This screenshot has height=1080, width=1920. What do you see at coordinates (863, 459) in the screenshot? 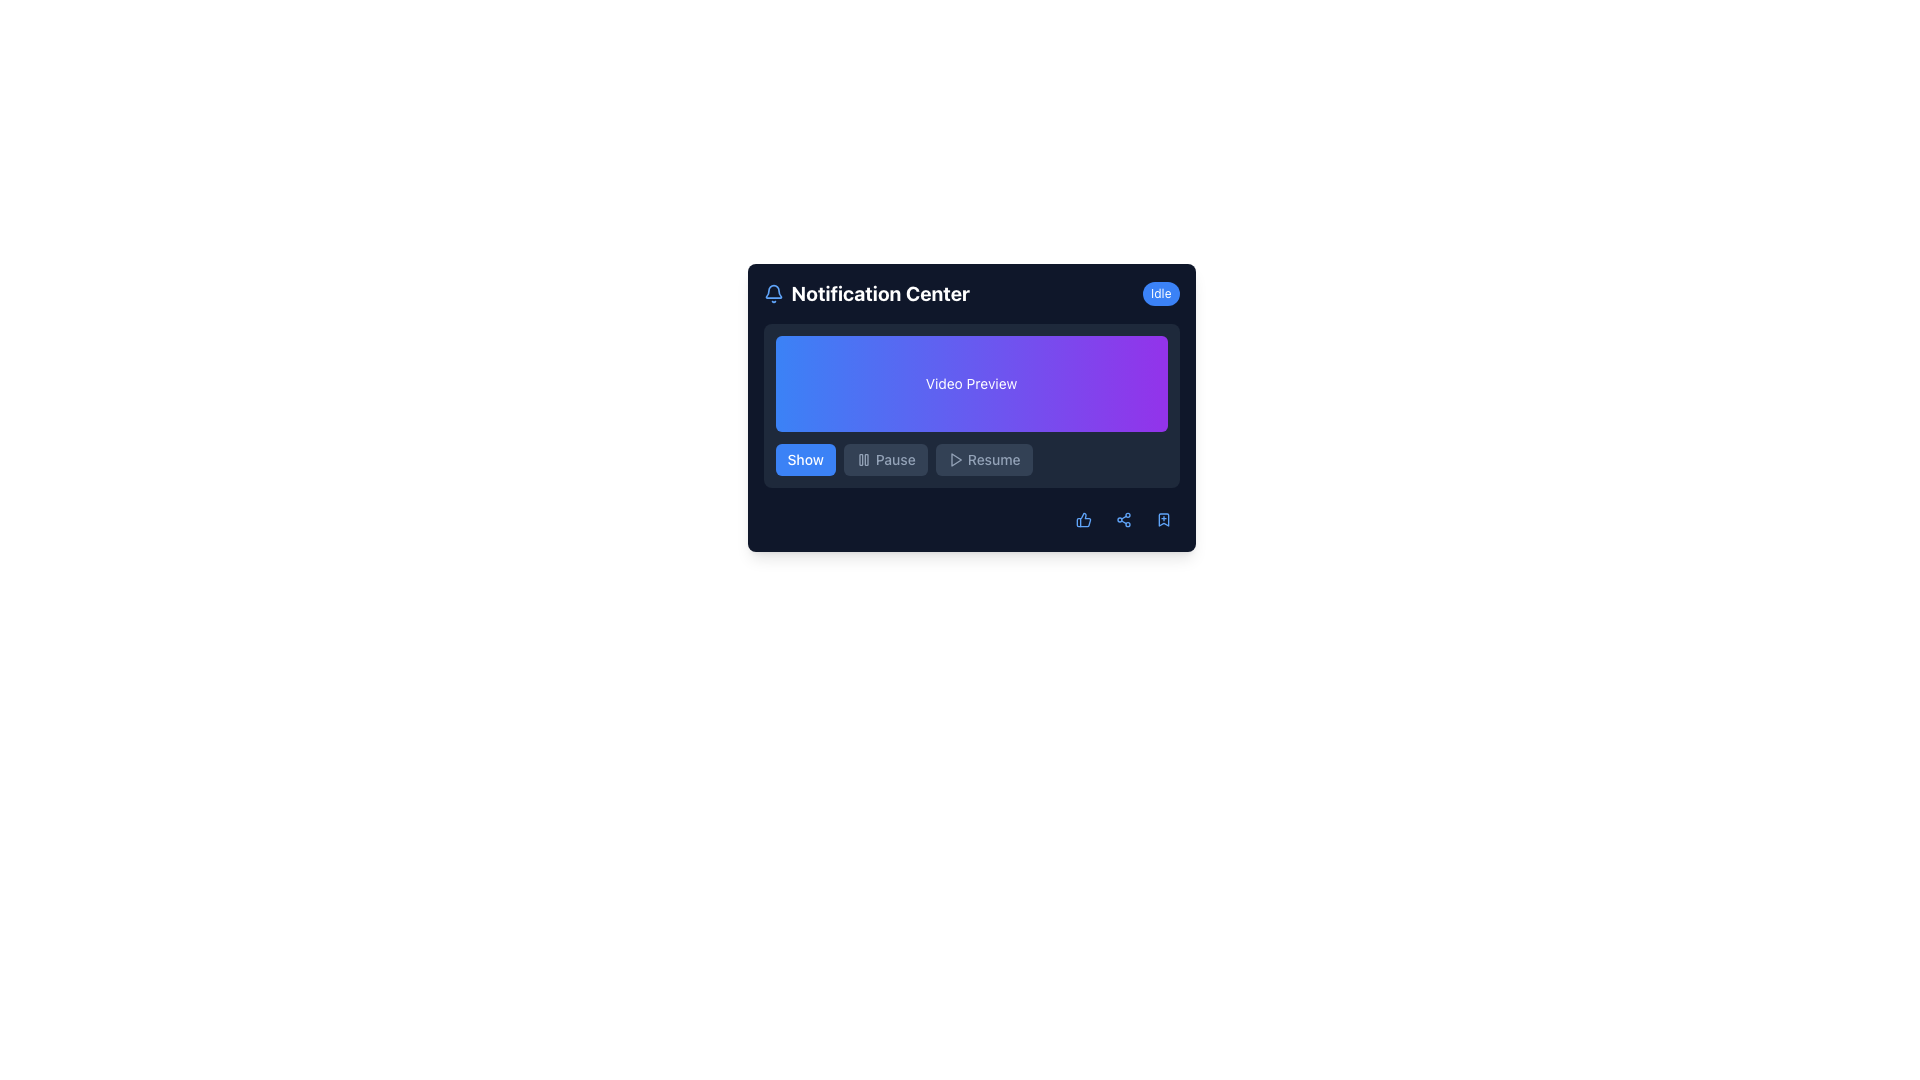
I see `the 'pause' icon, which consists of two vertical bars and is located above the 'Pause' text in the bottom bar of the interface` at bounding box center [863, 459].